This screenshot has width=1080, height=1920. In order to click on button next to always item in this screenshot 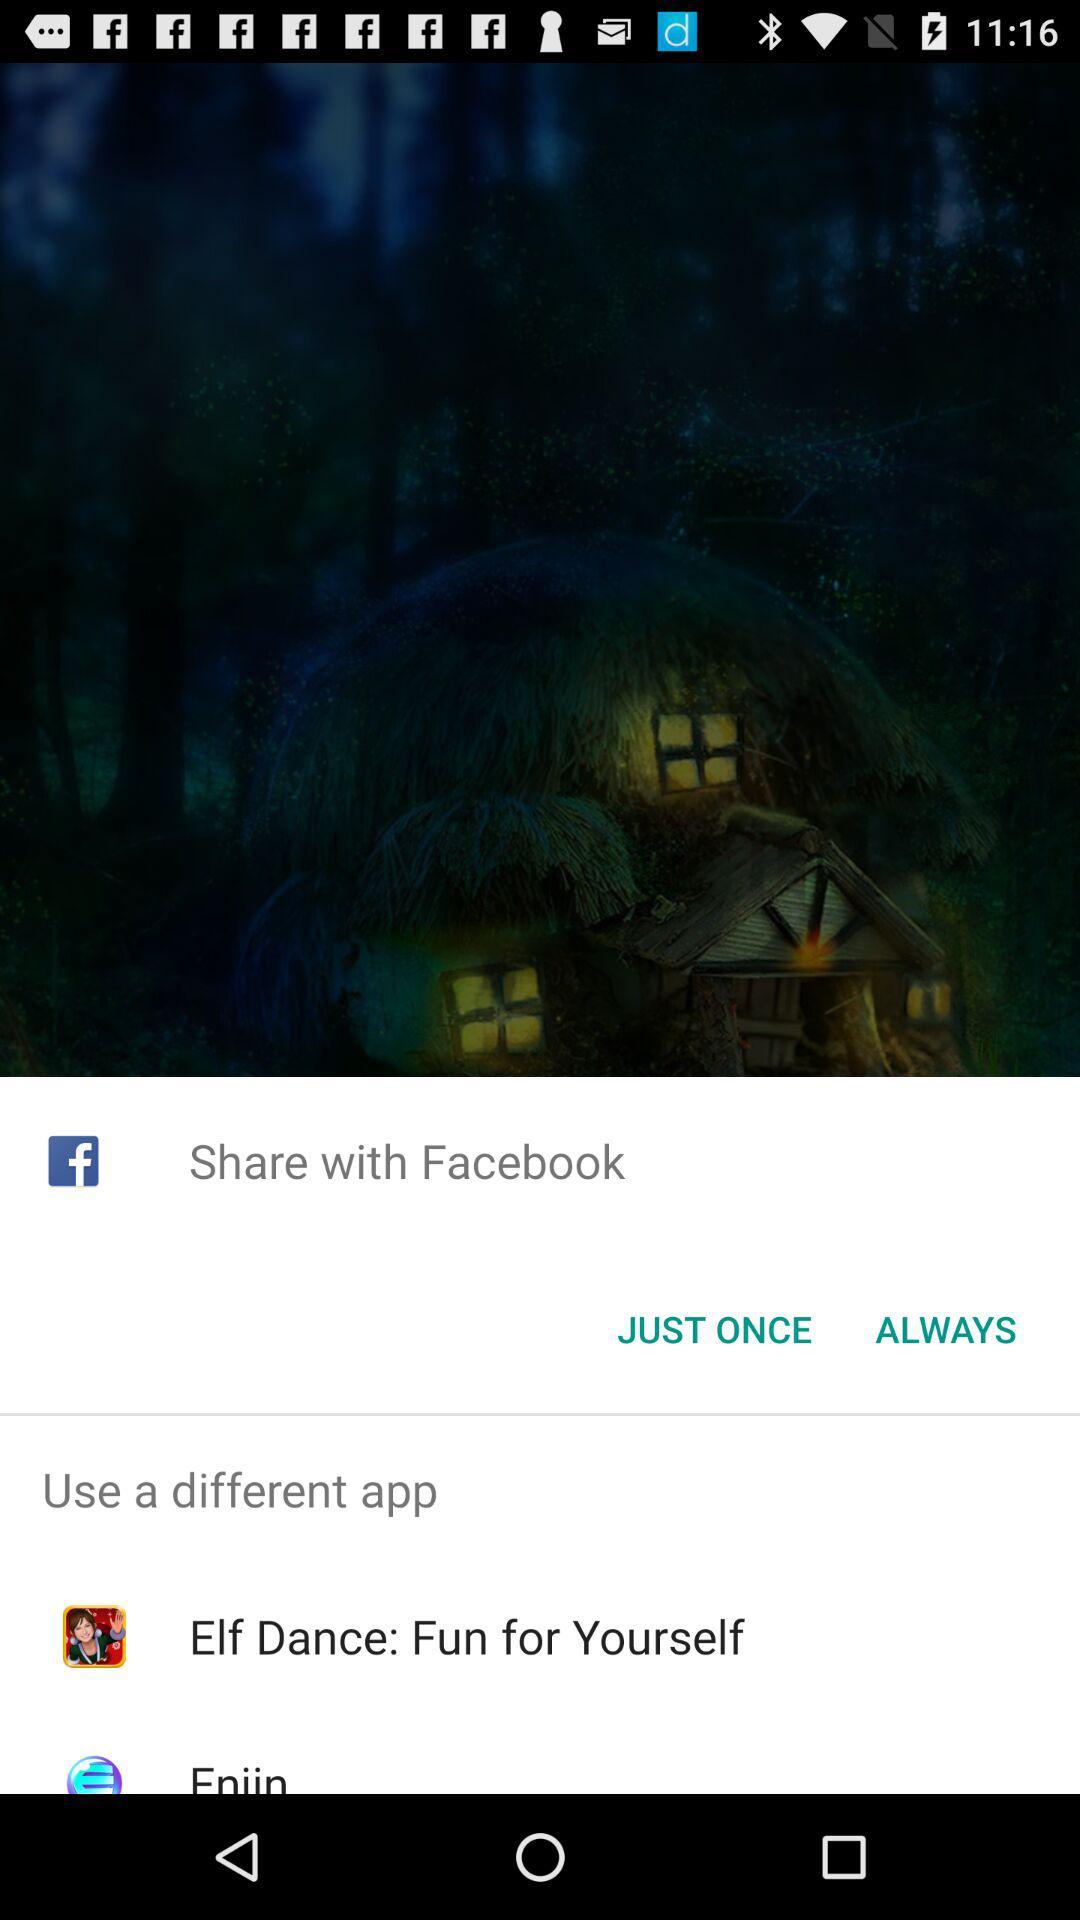, I will do `click(713, 1329)`.